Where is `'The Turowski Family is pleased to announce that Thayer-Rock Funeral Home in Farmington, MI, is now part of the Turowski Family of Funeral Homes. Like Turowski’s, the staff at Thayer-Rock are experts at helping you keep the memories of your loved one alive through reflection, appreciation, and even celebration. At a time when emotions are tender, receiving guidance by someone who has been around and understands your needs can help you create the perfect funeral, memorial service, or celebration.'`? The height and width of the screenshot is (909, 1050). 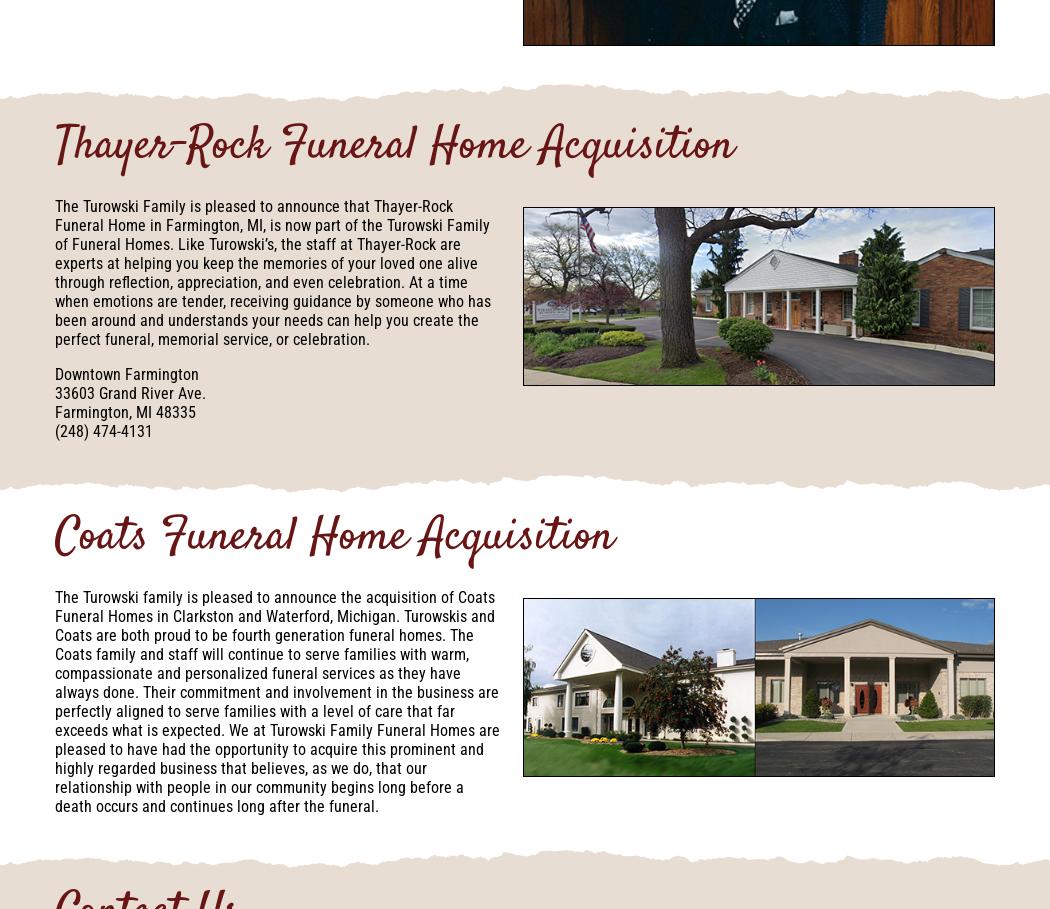
'The Turowski Family is pleased to announce that Thayer-Rock Funeral Home in Farmington, MI, is now part of the Turowski Family of Funeral Homes. Like Turowski’s, the staff at Thayer-Rock are experts at helping you keep the memories of your loved one alive through reflection, appreciation, and even celebration. At a time when emotions are tender, receiving guidance by someone who has been around and understands your needs can help you create the perfect funeral, memorial service, or celebration.' is located at coordinates (272, 272).